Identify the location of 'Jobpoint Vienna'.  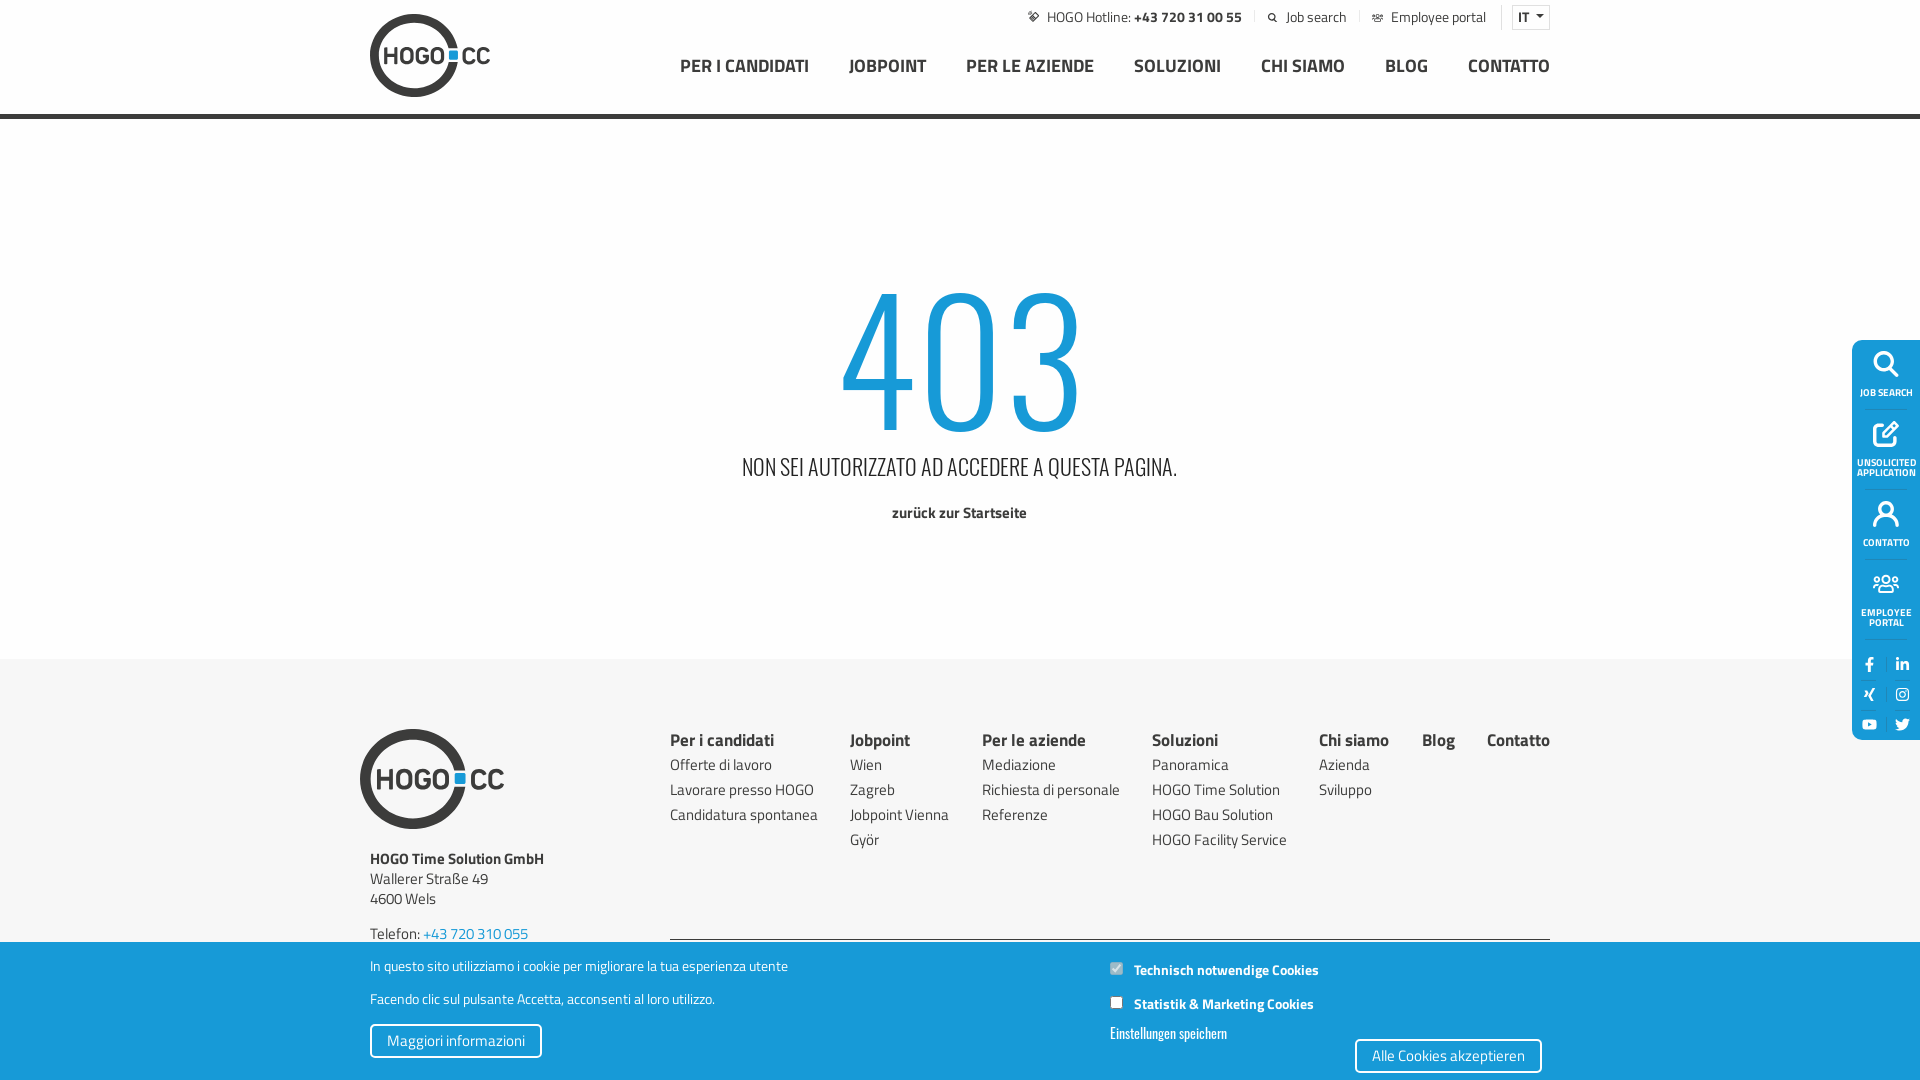
(898, 814).